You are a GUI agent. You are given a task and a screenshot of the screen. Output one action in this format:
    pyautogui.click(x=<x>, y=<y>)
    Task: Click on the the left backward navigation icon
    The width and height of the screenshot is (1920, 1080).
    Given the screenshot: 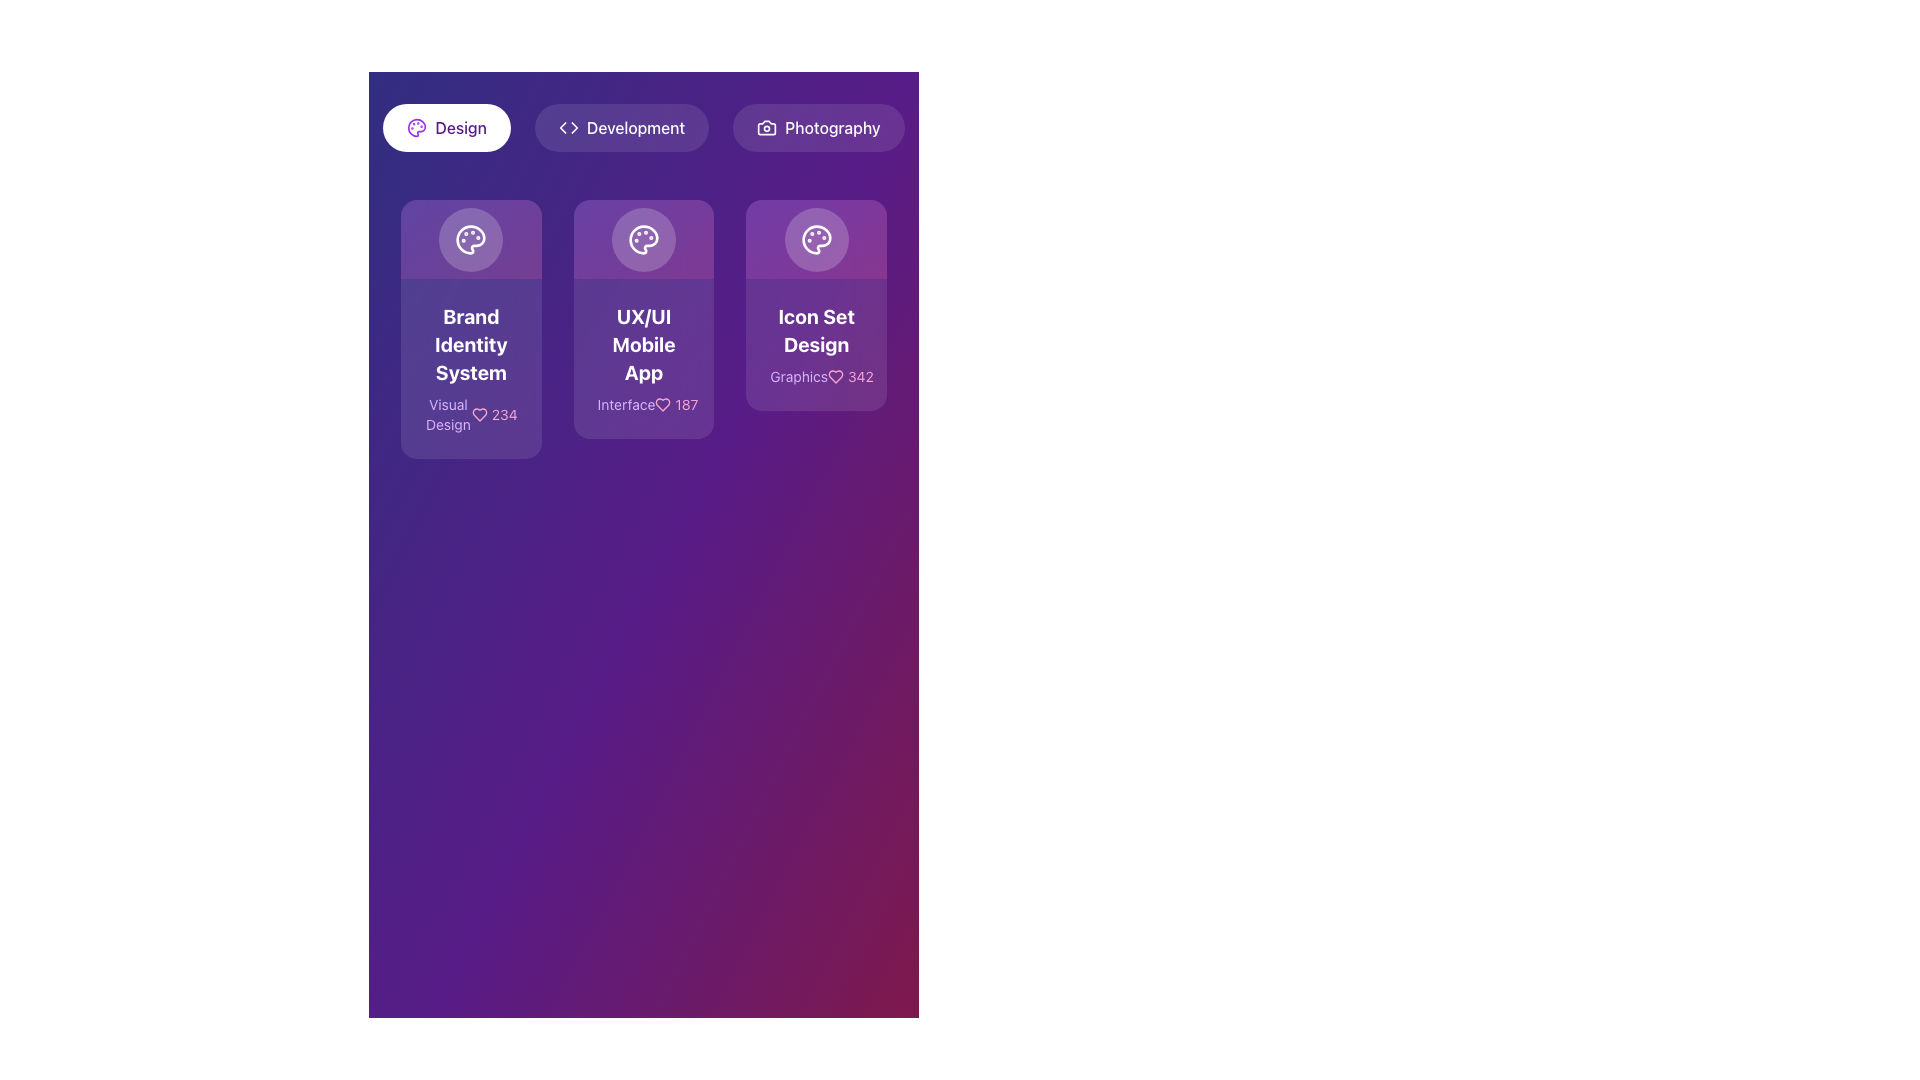 What is the action you would take?
    pyautogui.click(x=561, y=127)
    